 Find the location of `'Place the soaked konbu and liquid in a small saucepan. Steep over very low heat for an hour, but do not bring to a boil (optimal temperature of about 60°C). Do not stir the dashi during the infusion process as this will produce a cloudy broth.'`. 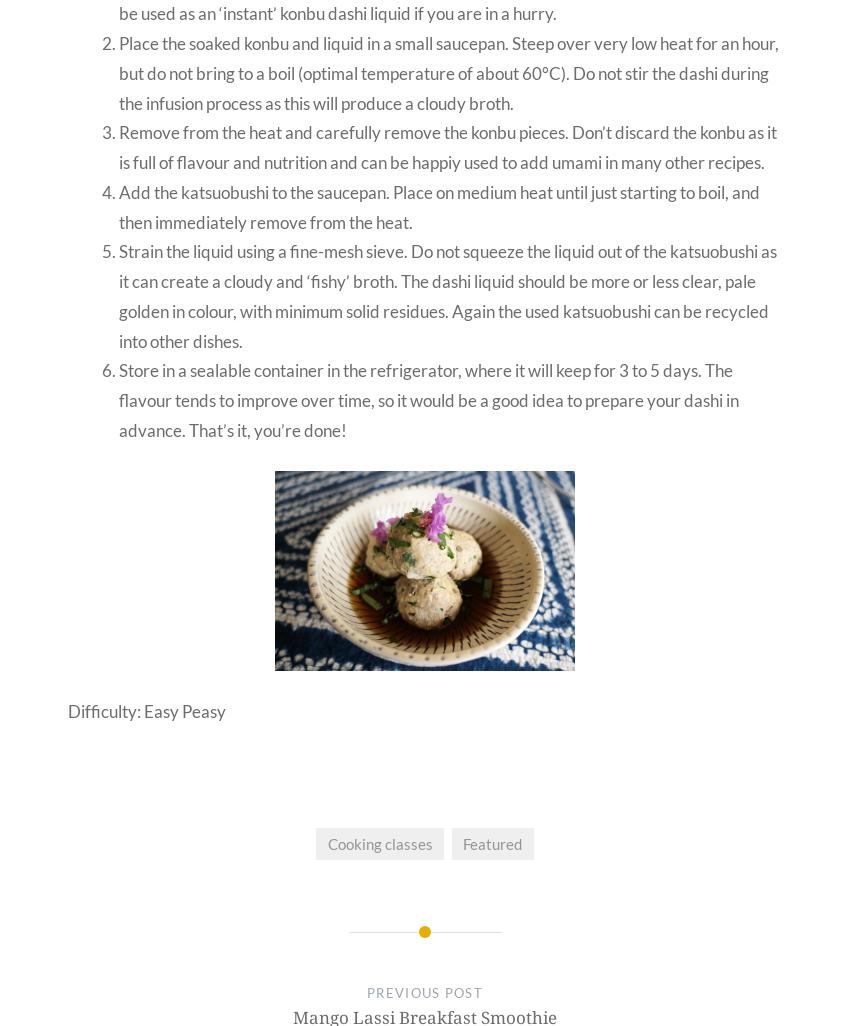

'Place the soaked konbu and liquid in a small saucepan. Steep over very low heat for an hour, but do not bring to a boil (optimal temperature of about 60°C). Do not stir the dashi during the infusion process as this will produce a cloudy broth.' is located at coordinates (118, 72).